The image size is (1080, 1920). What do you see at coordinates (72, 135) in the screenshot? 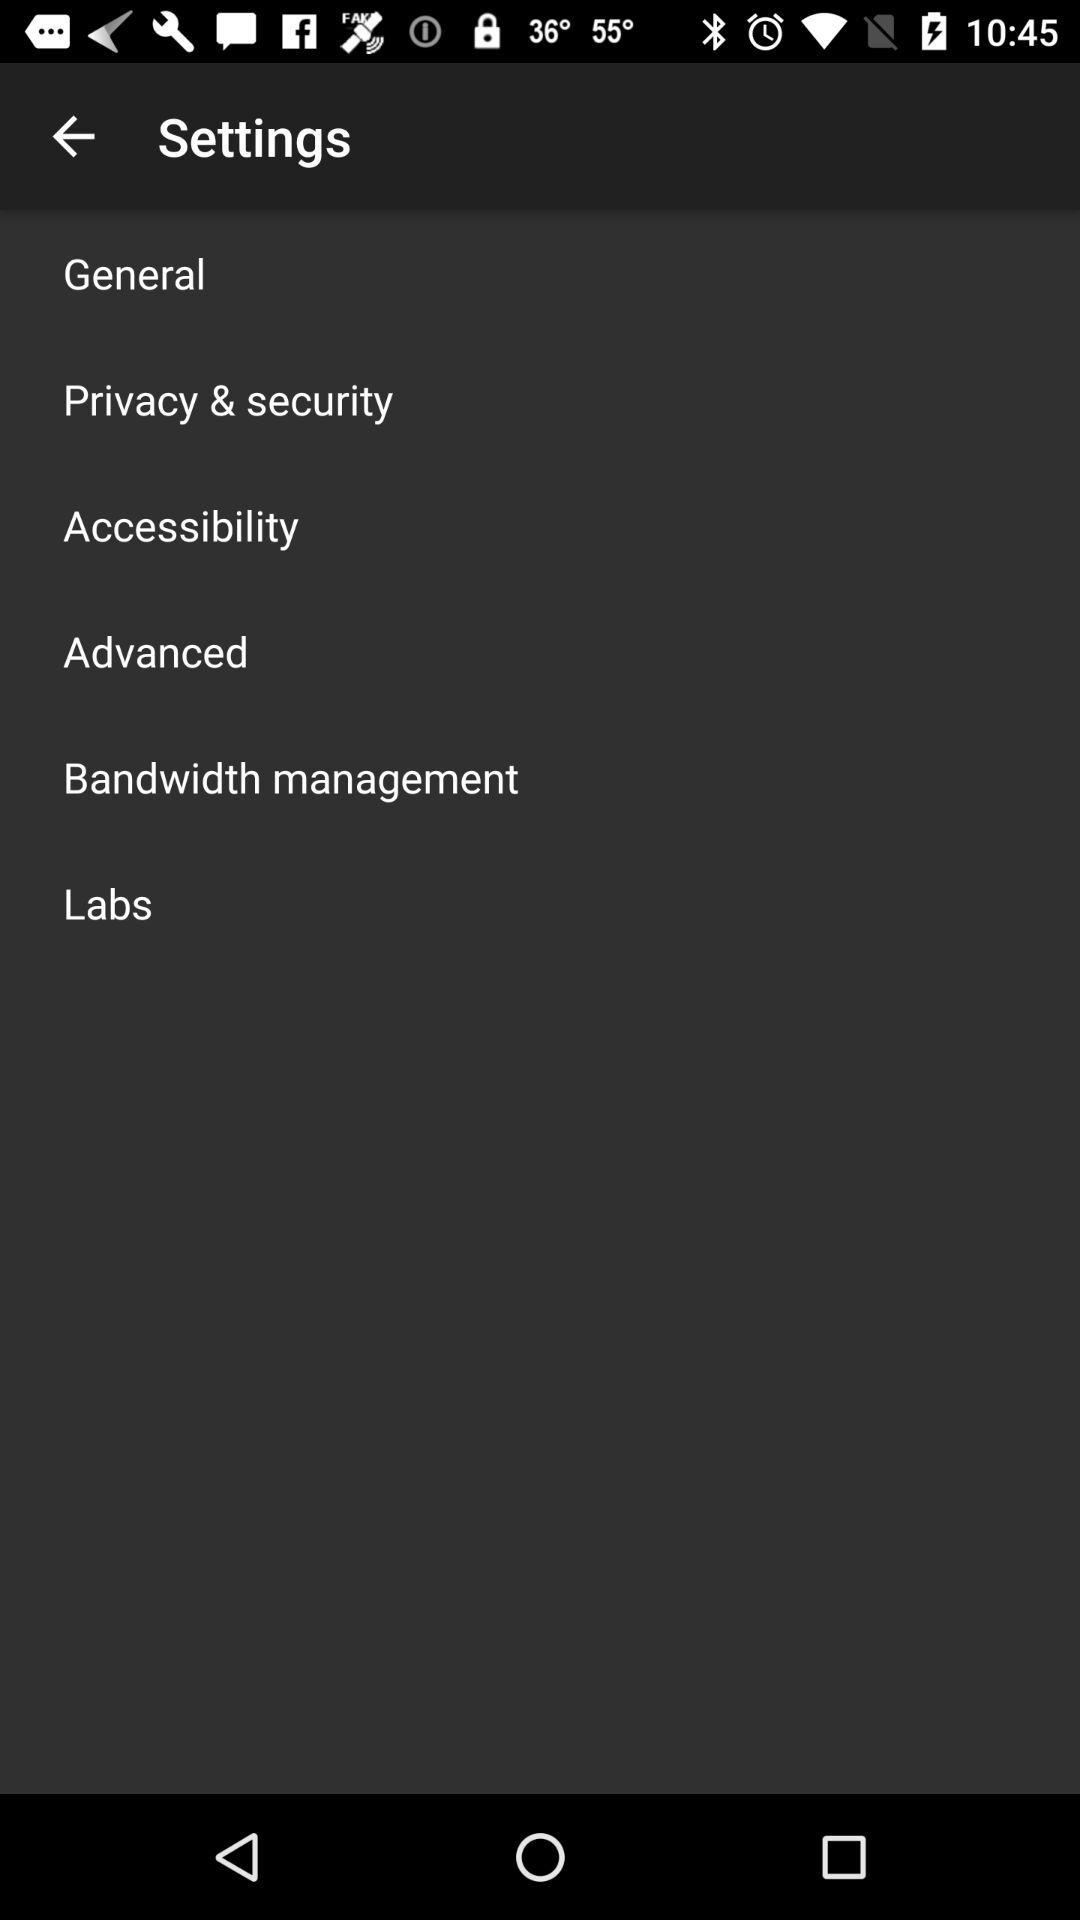
I see `the item to the left of settings` at bounding box center [72, 135].